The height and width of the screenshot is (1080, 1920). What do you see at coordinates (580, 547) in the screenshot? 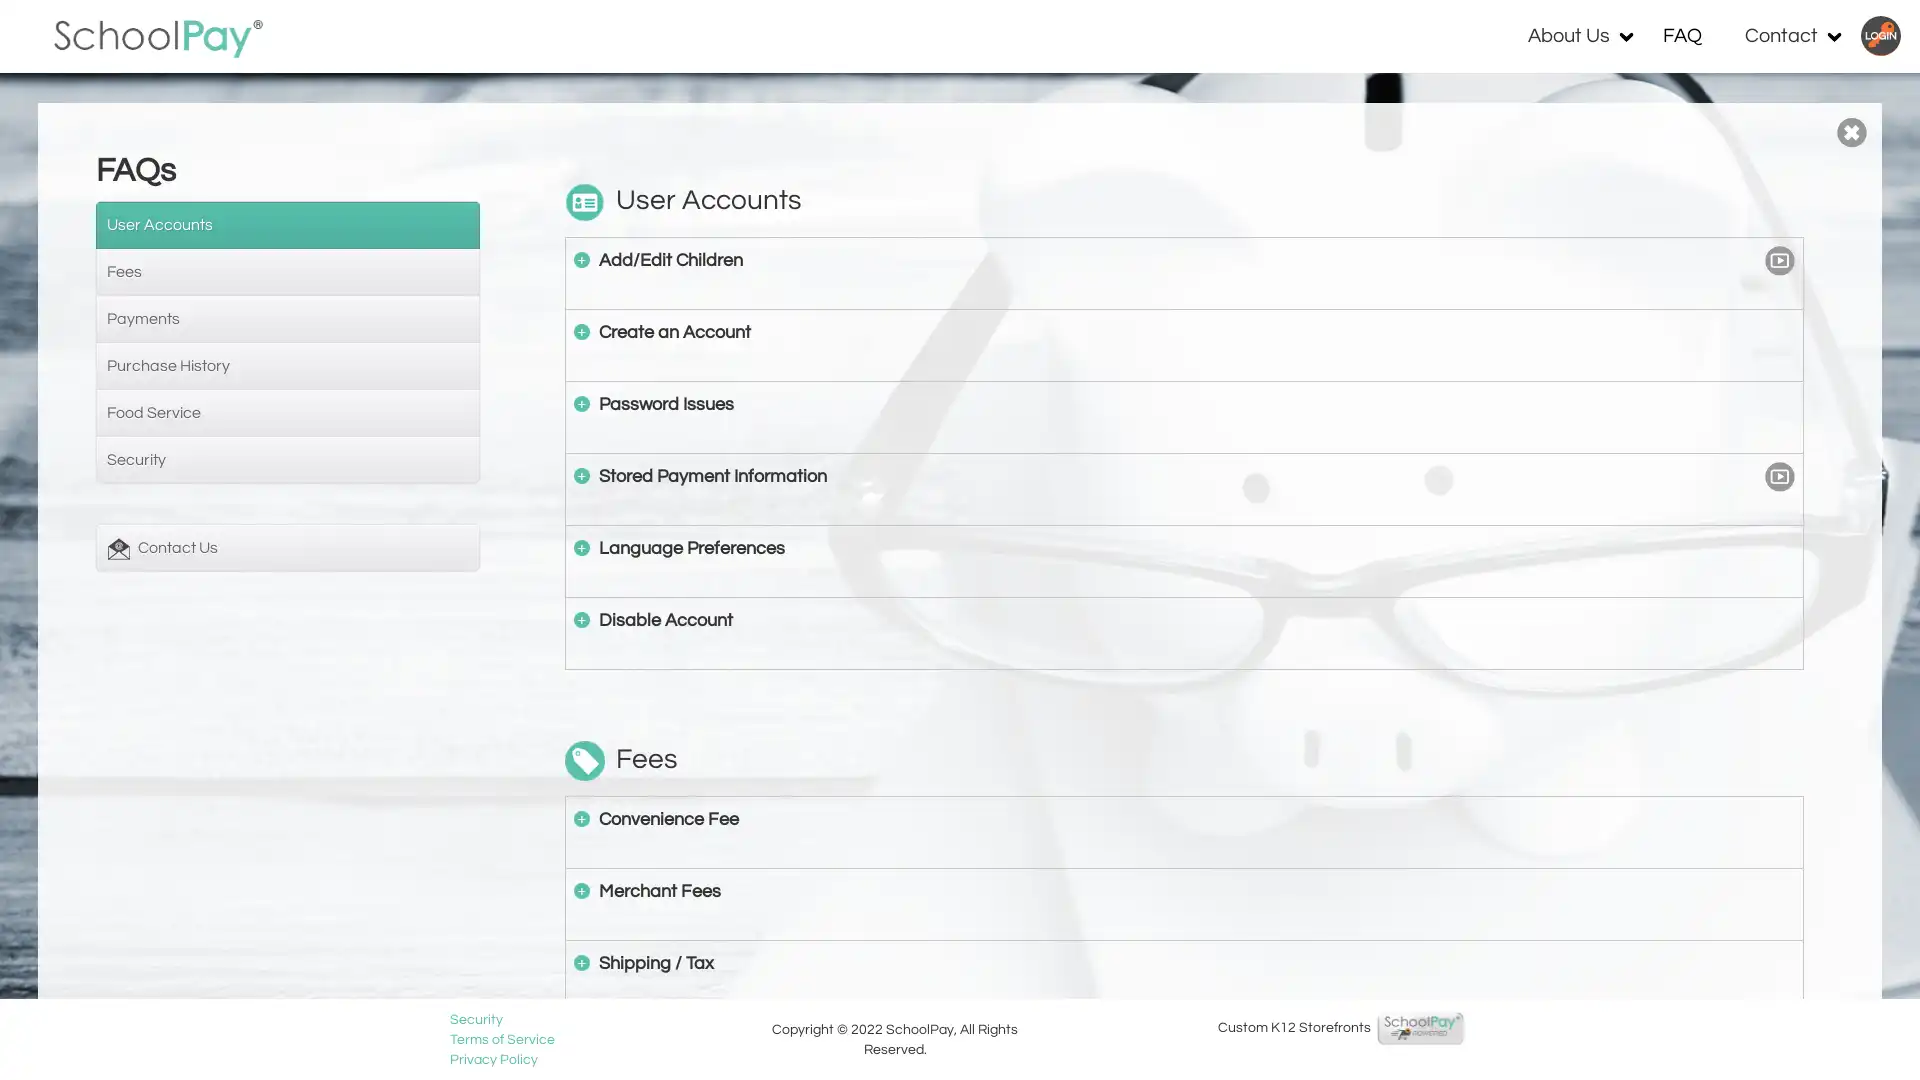
I see `Language Preferences` at bounding box center [580, 547].